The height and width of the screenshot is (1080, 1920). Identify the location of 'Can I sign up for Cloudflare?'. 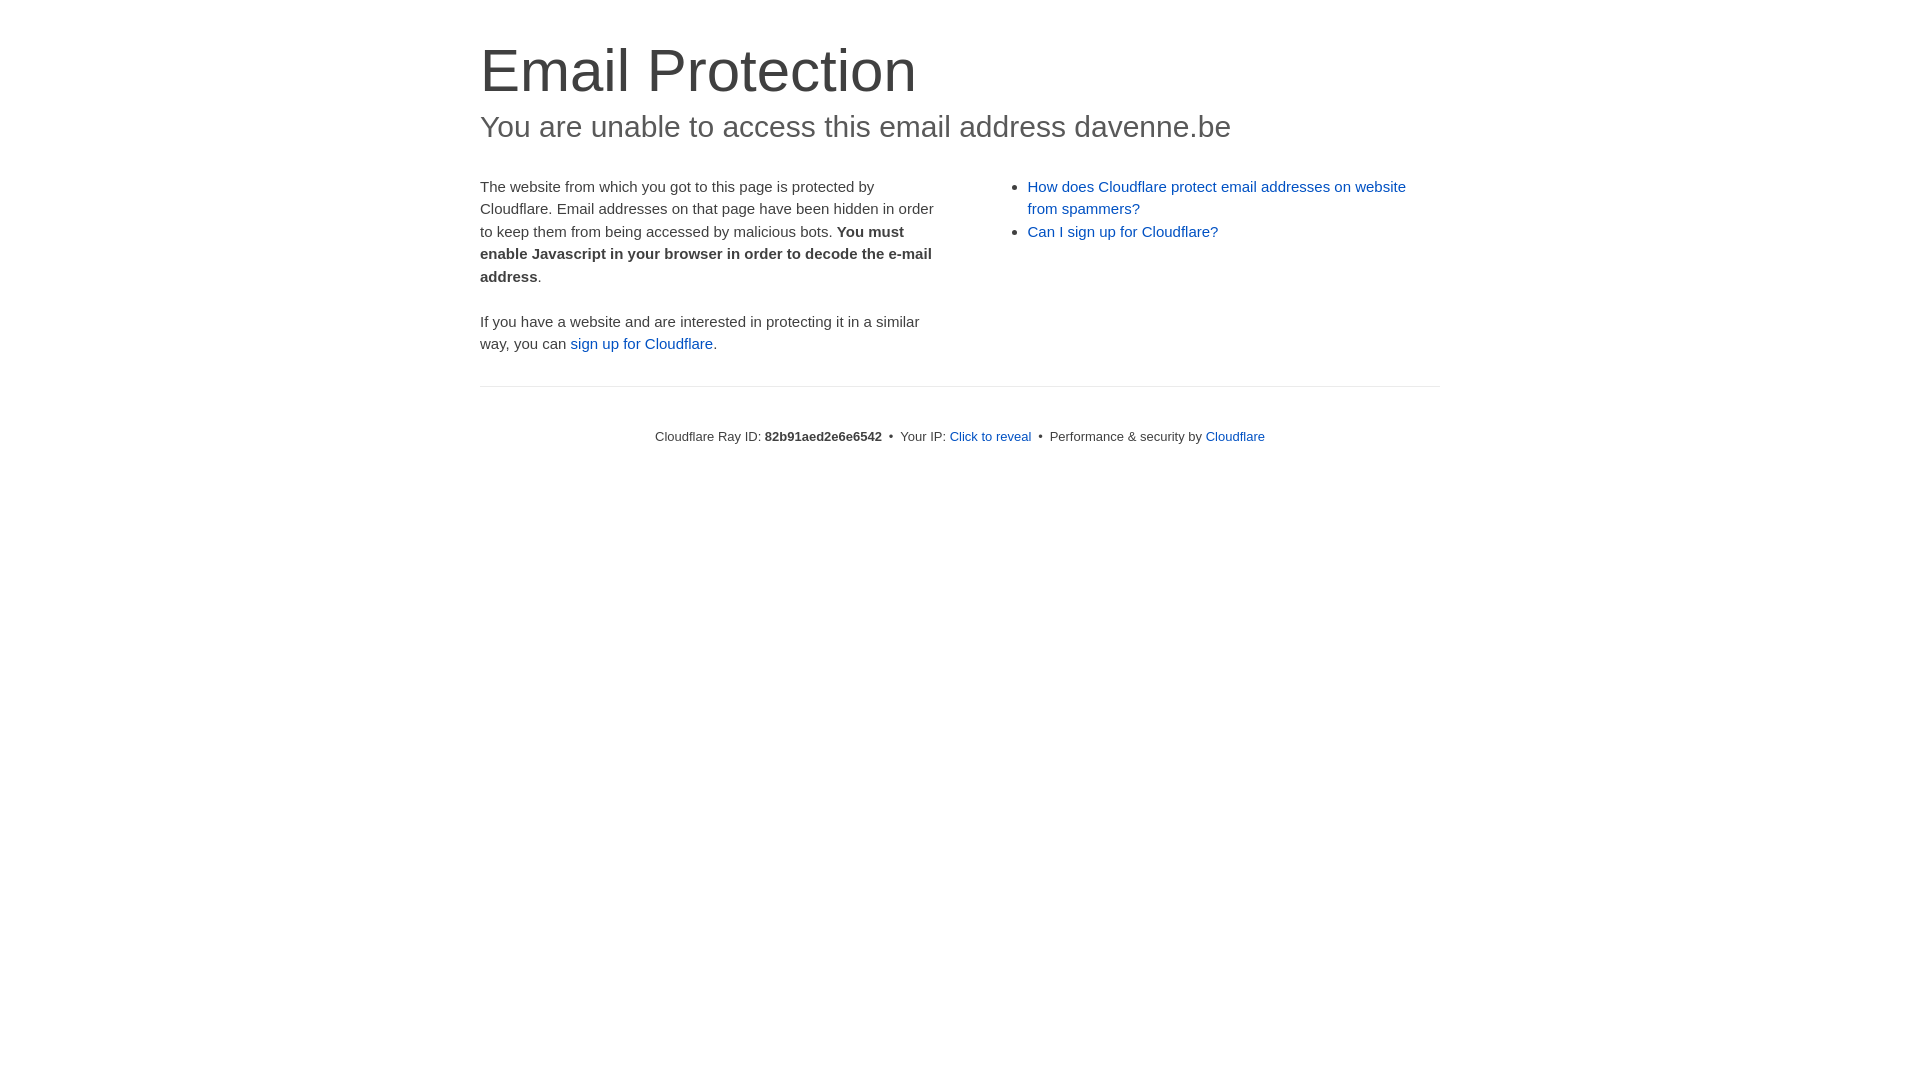
(1123, 230).